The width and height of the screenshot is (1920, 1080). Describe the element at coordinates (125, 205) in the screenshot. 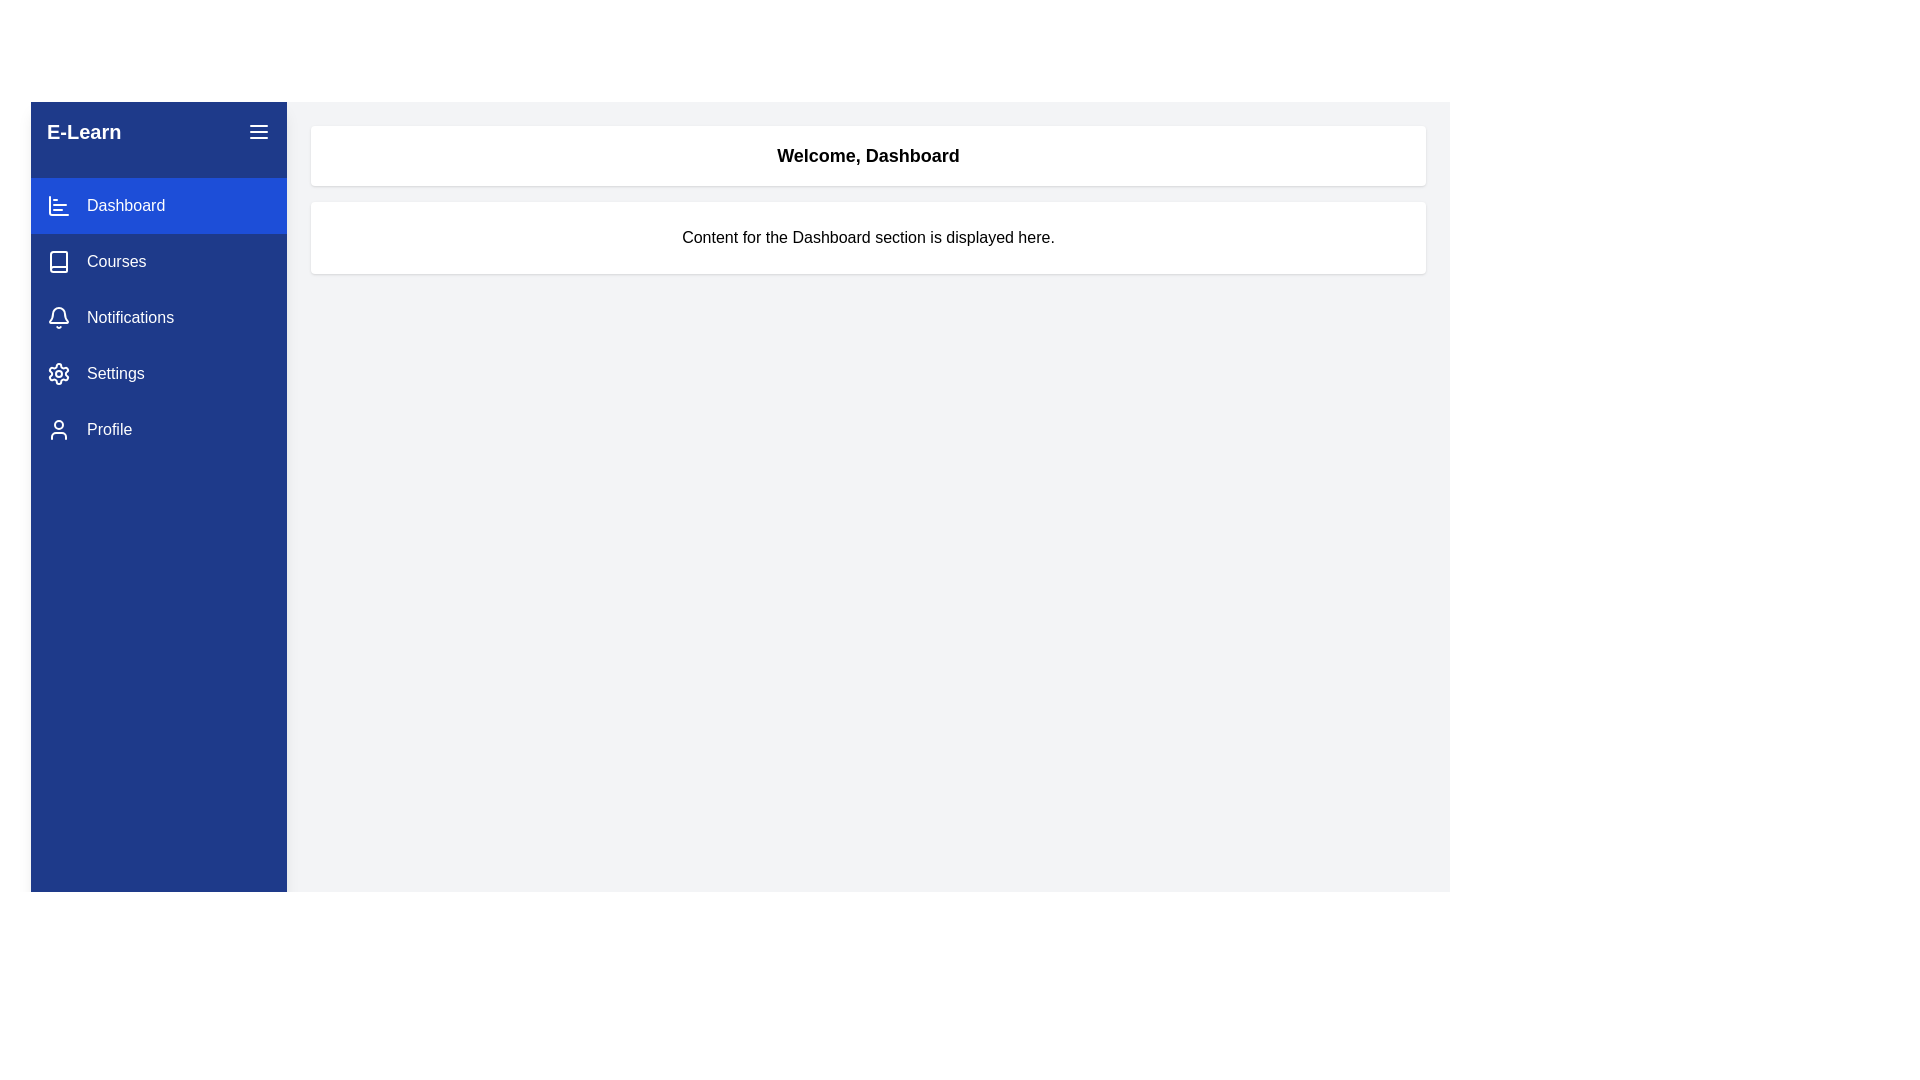

I see `text of the 'Dashboard' label located in the first navigation item of the vertical menu on the left-hand side, which aligns horizontally with a bar chart icon` at that location.